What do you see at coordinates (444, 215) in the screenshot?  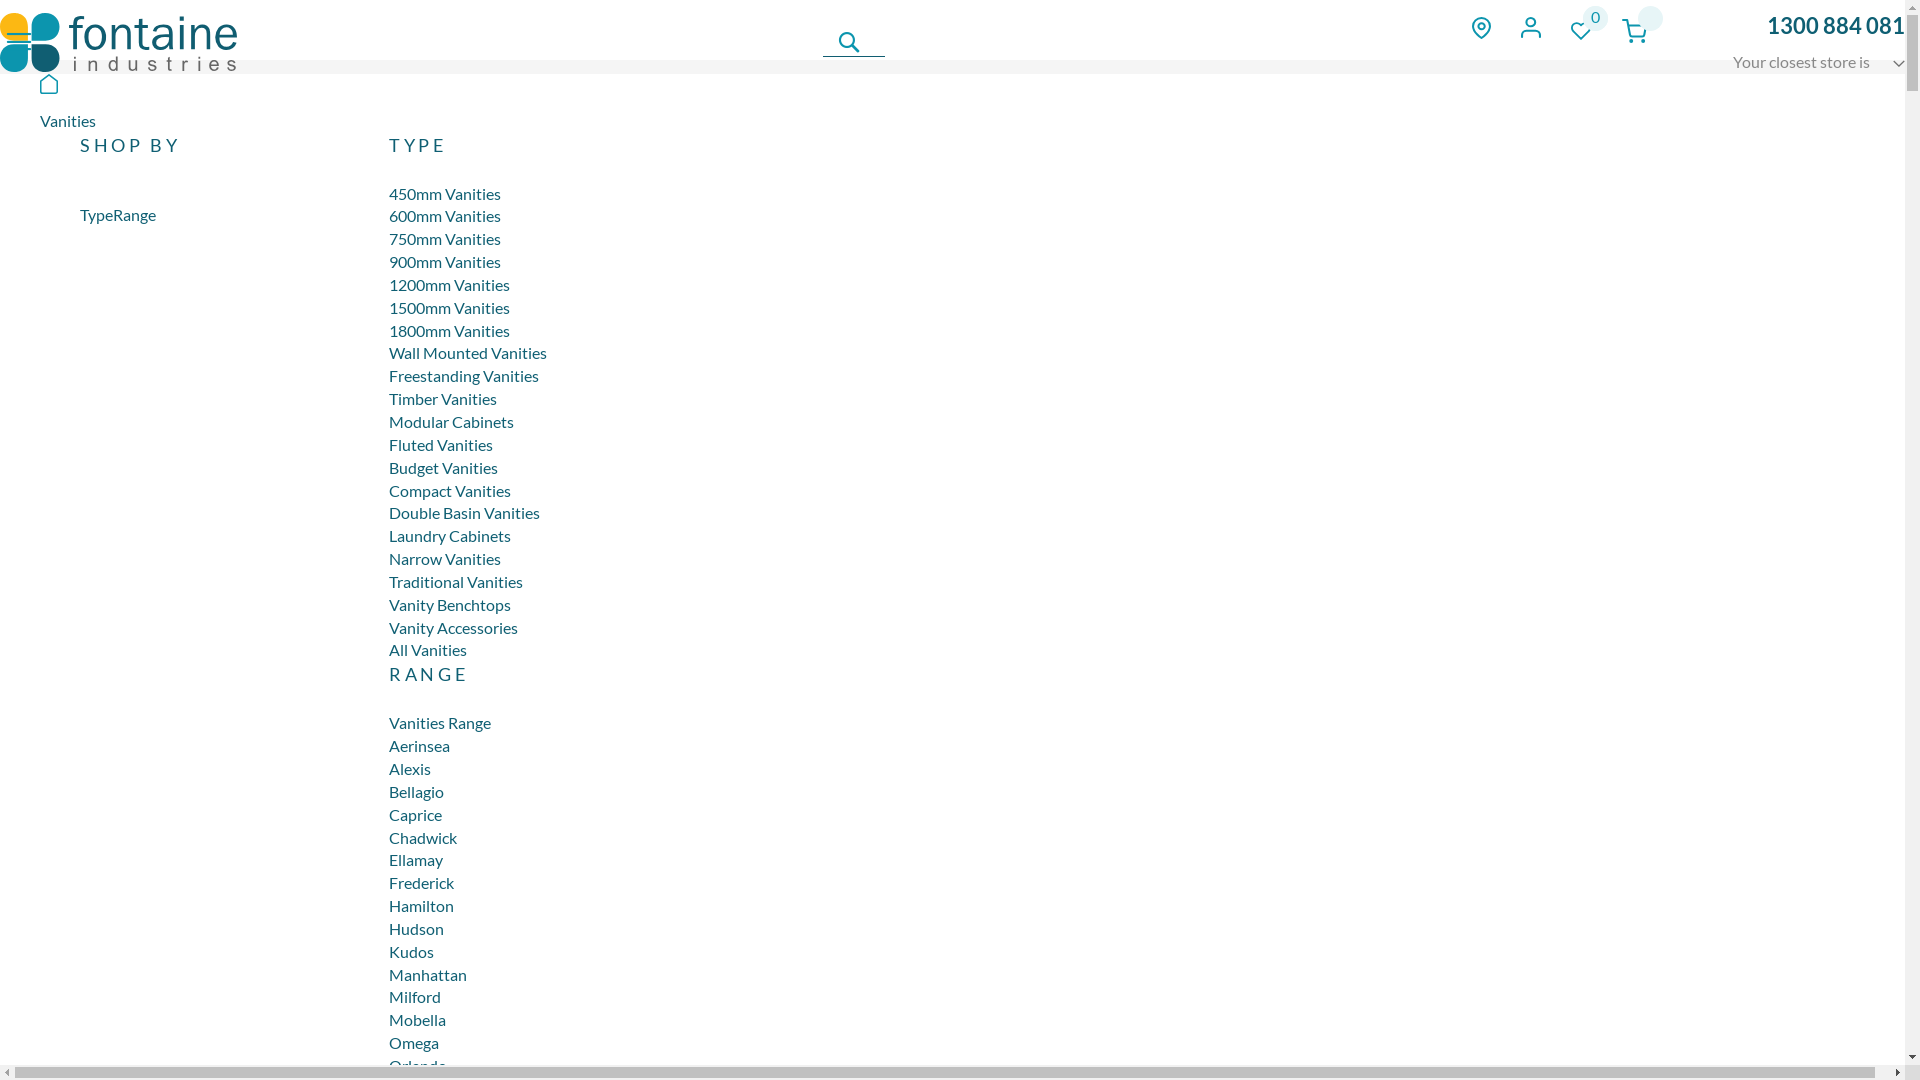 I see `'600mm Vanities'` at bounding box center [444, 215].